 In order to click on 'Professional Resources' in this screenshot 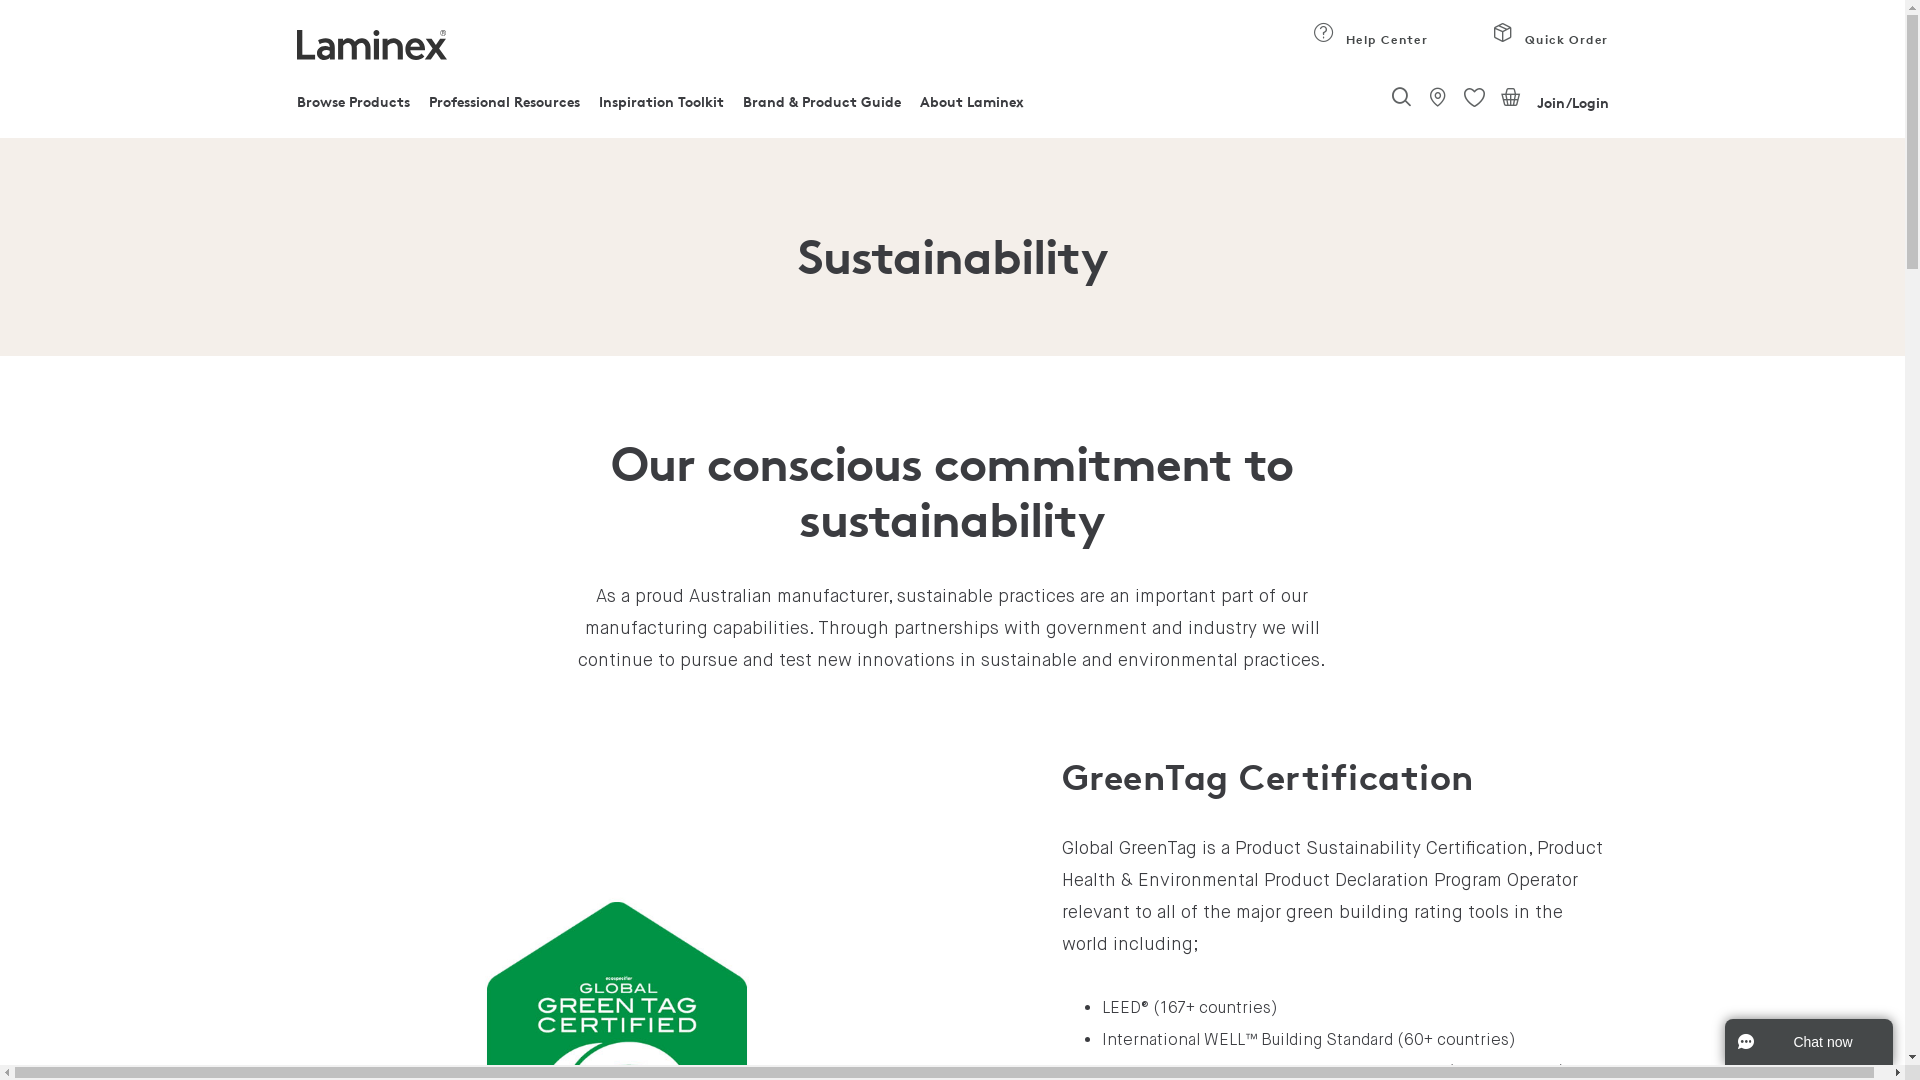, I will do `click(504, 107)`.